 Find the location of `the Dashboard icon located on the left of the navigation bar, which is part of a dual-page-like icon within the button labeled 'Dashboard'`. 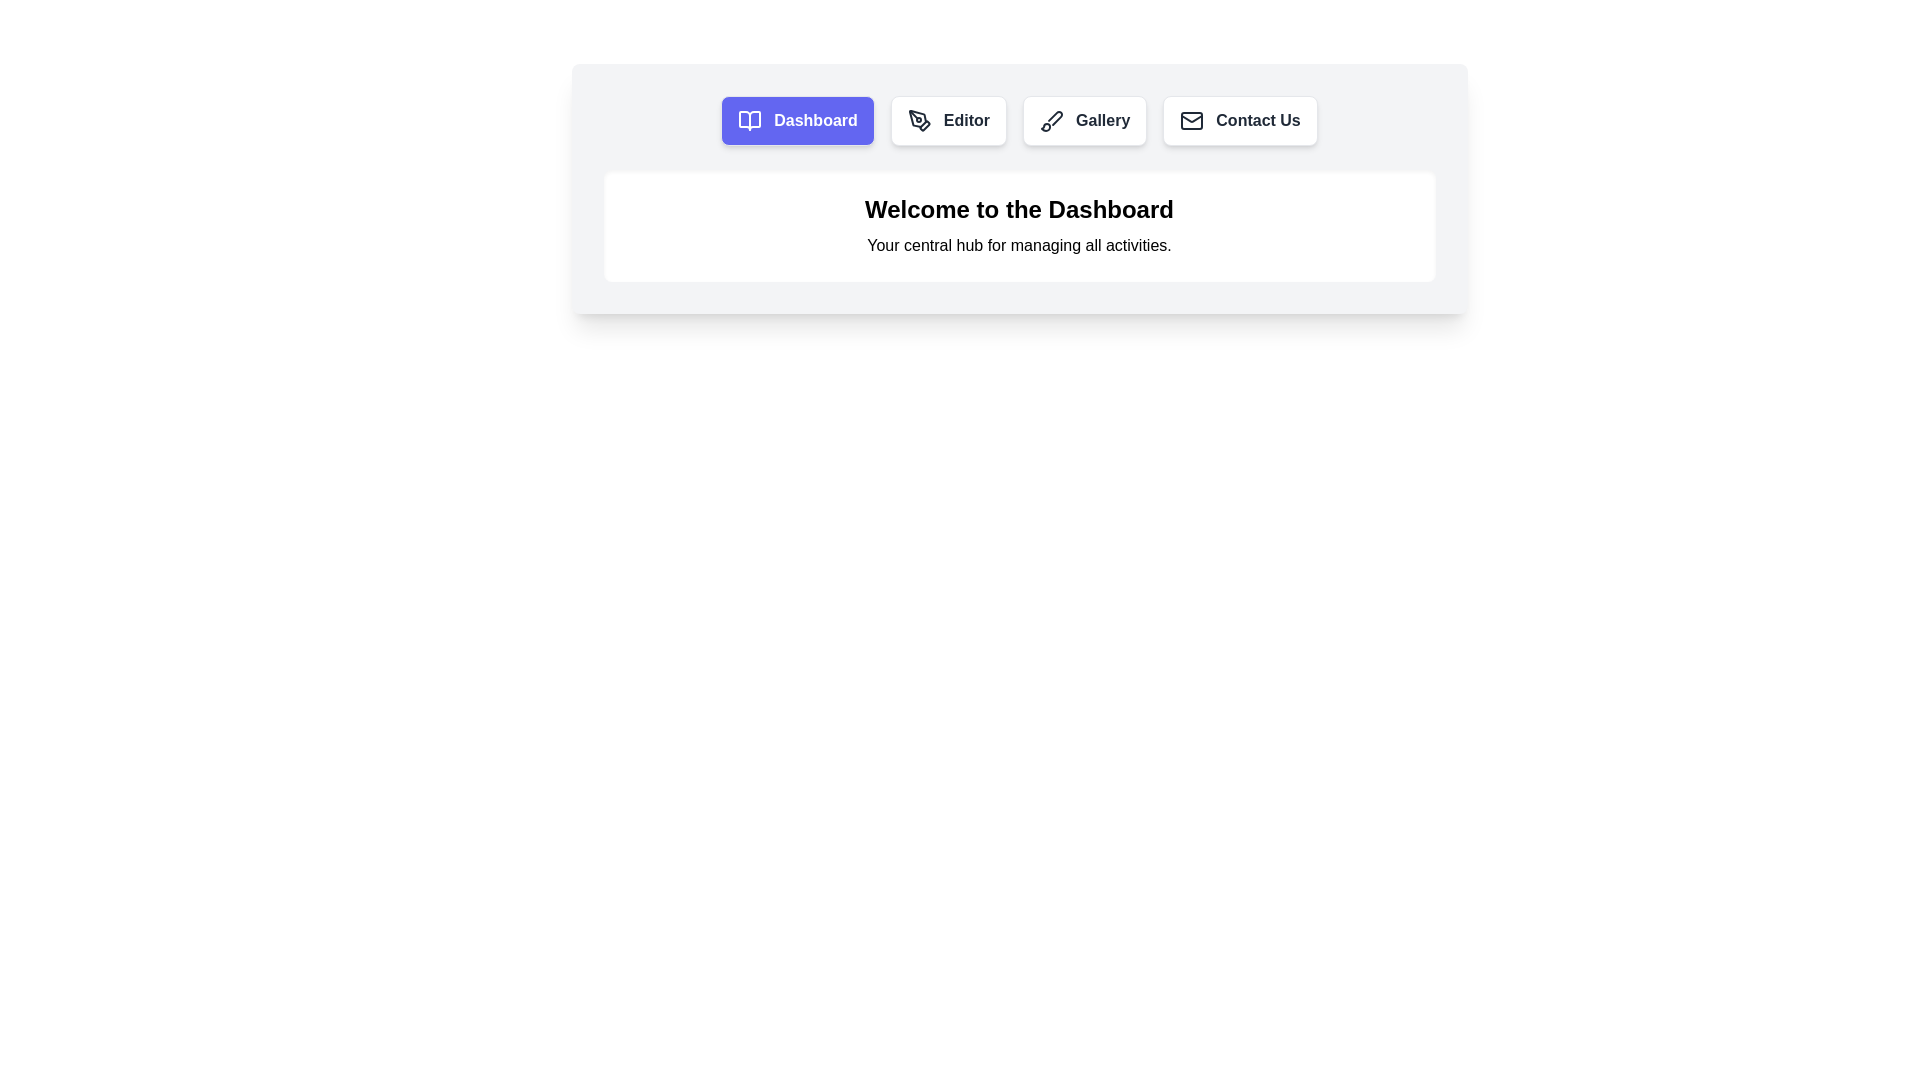

the Dashboard icon located on the left of the navigation bar, which is part of a dual-page-like icon within the button labeled 'Dashboard' is located at coordinates (749, 120).